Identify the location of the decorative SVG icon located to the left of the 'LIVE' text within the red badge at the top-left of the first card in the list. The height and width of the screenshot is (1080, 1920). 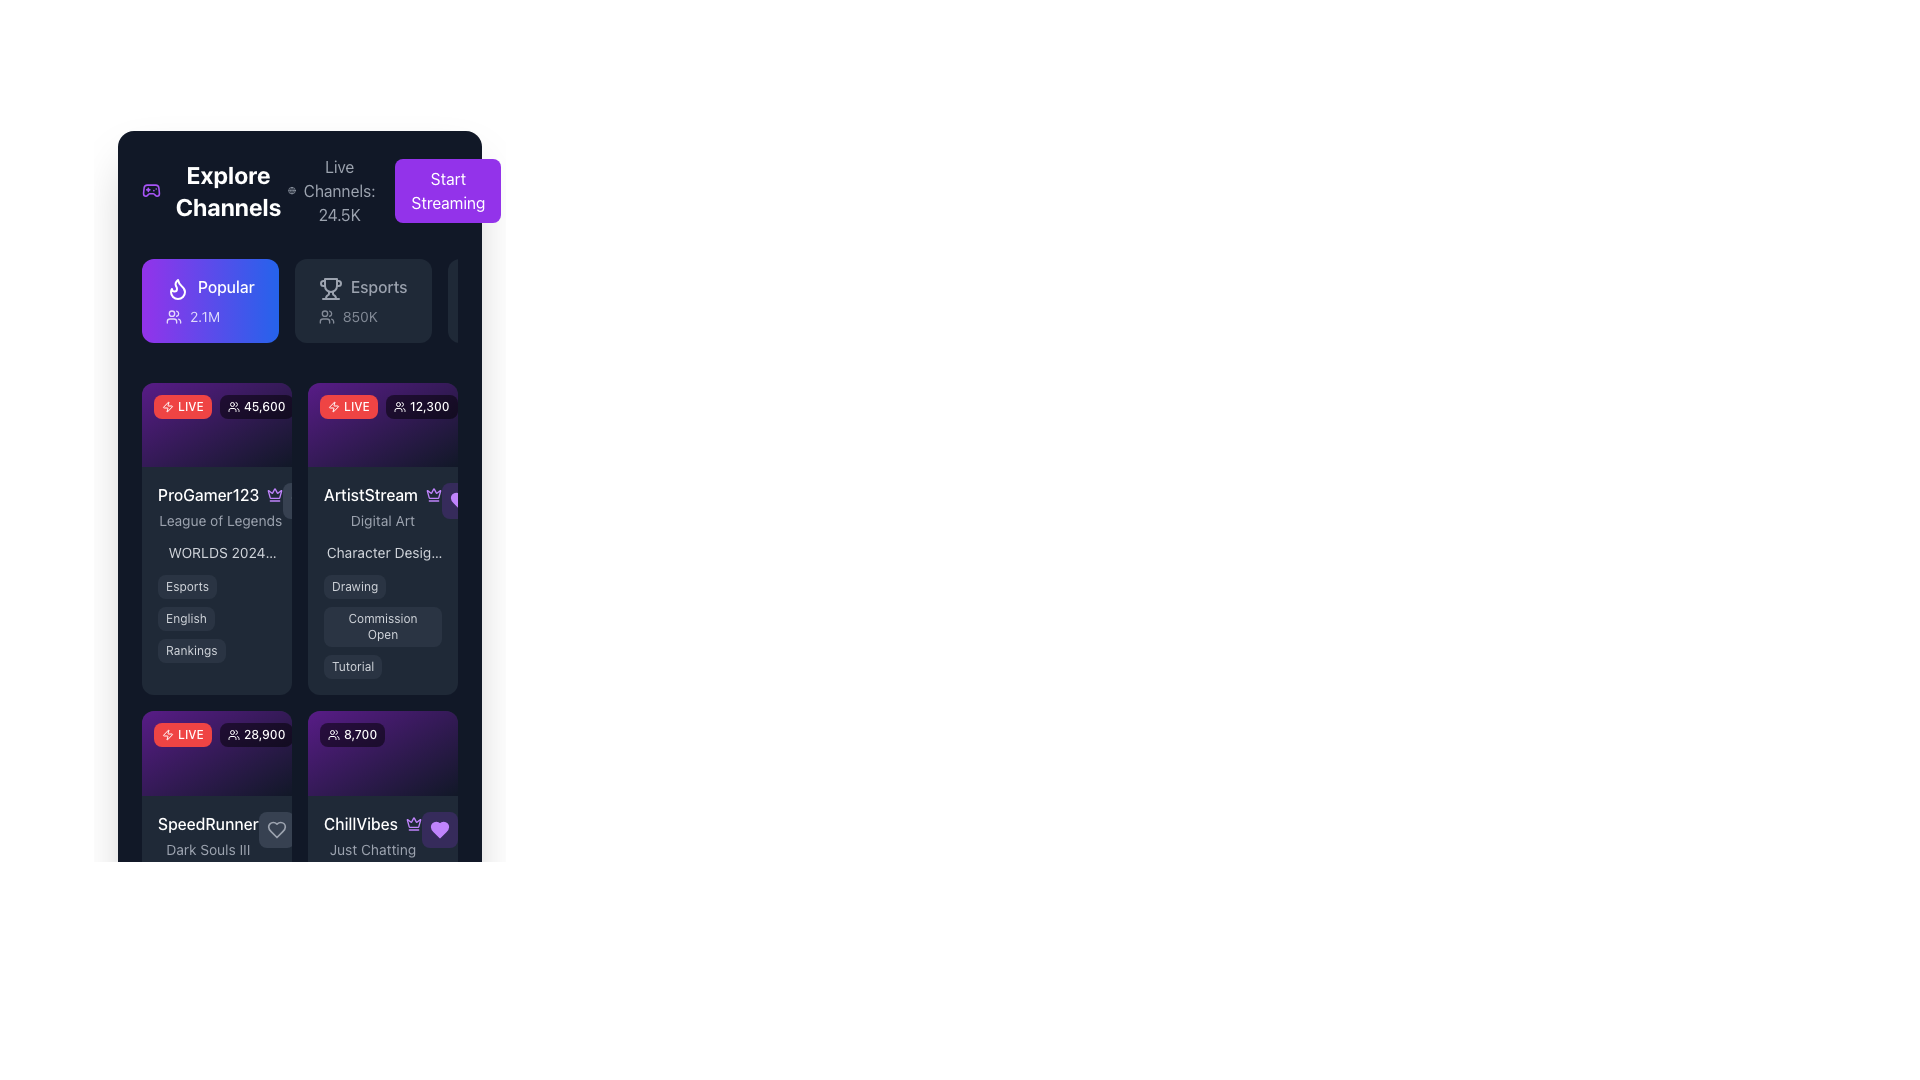
(334, 406).